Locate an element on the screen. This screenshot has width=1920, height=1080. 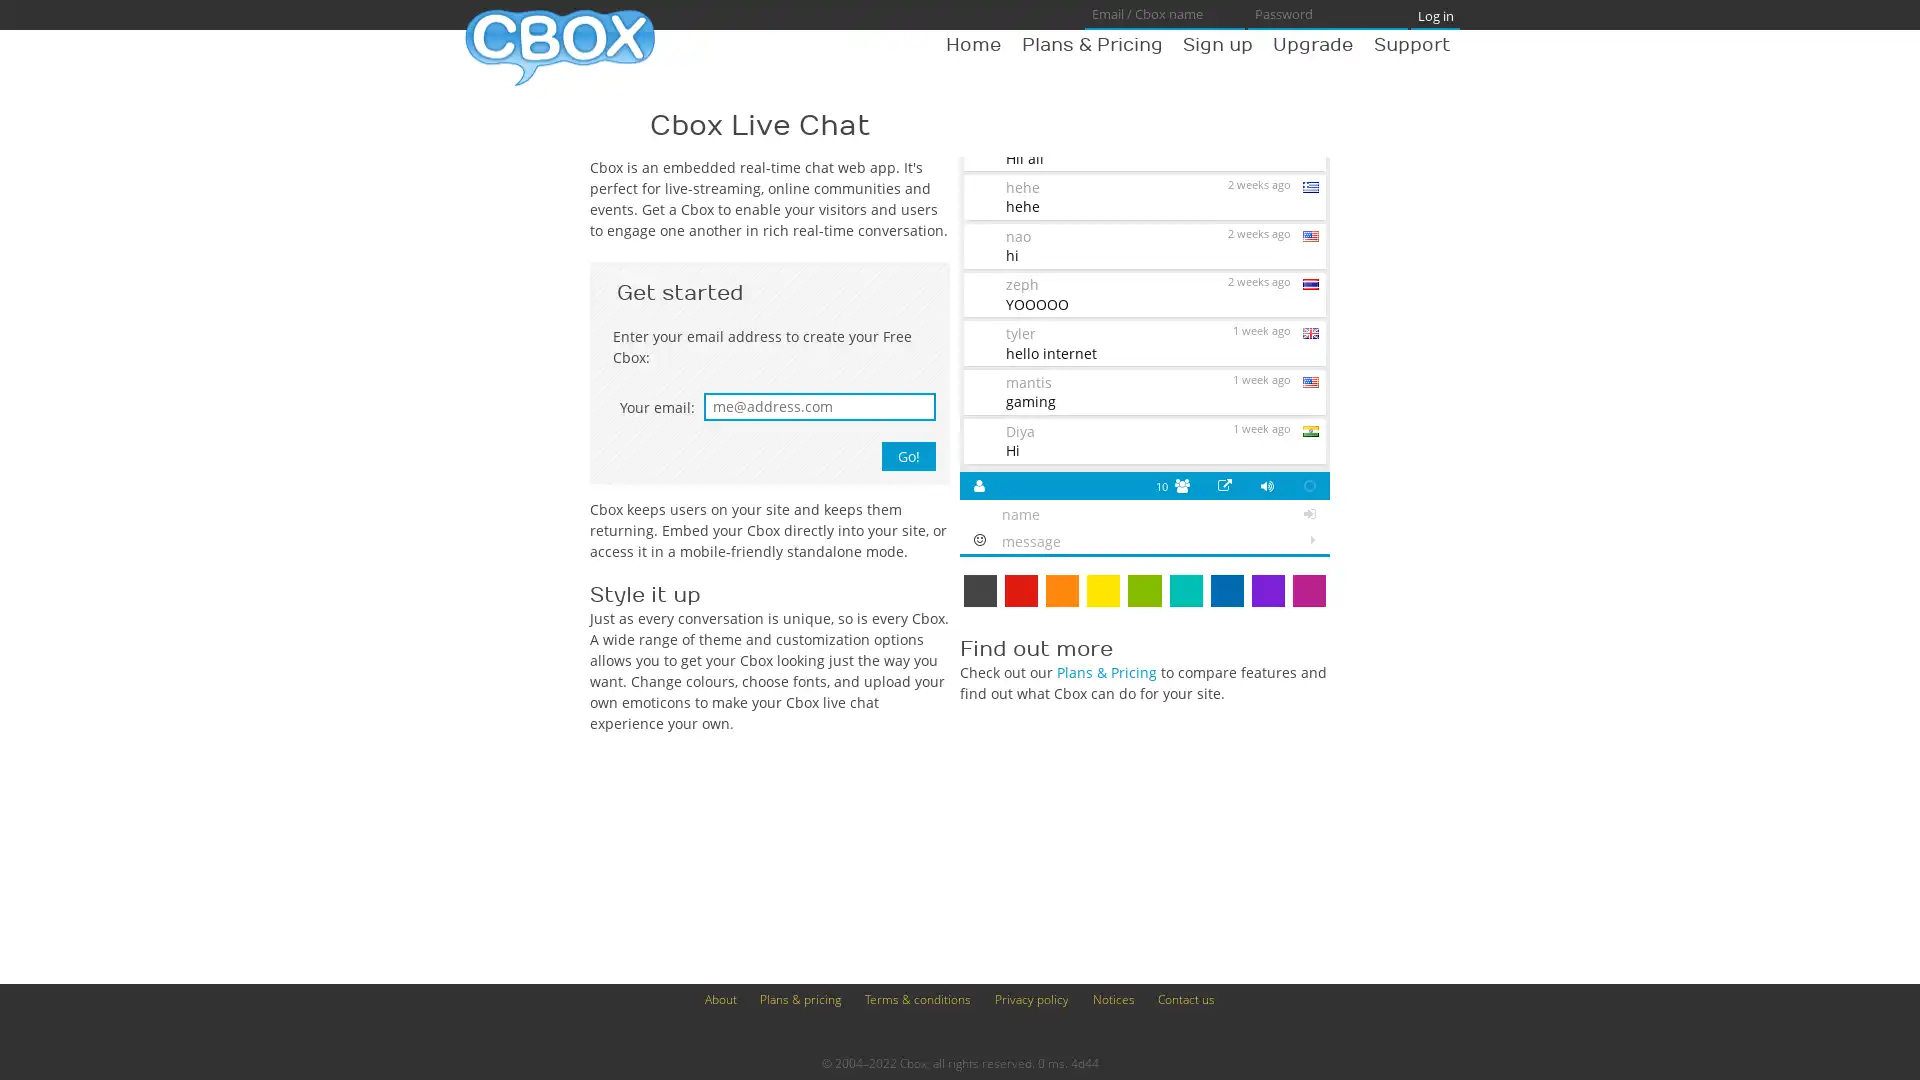
Go! is located at coordinates (907, 455).